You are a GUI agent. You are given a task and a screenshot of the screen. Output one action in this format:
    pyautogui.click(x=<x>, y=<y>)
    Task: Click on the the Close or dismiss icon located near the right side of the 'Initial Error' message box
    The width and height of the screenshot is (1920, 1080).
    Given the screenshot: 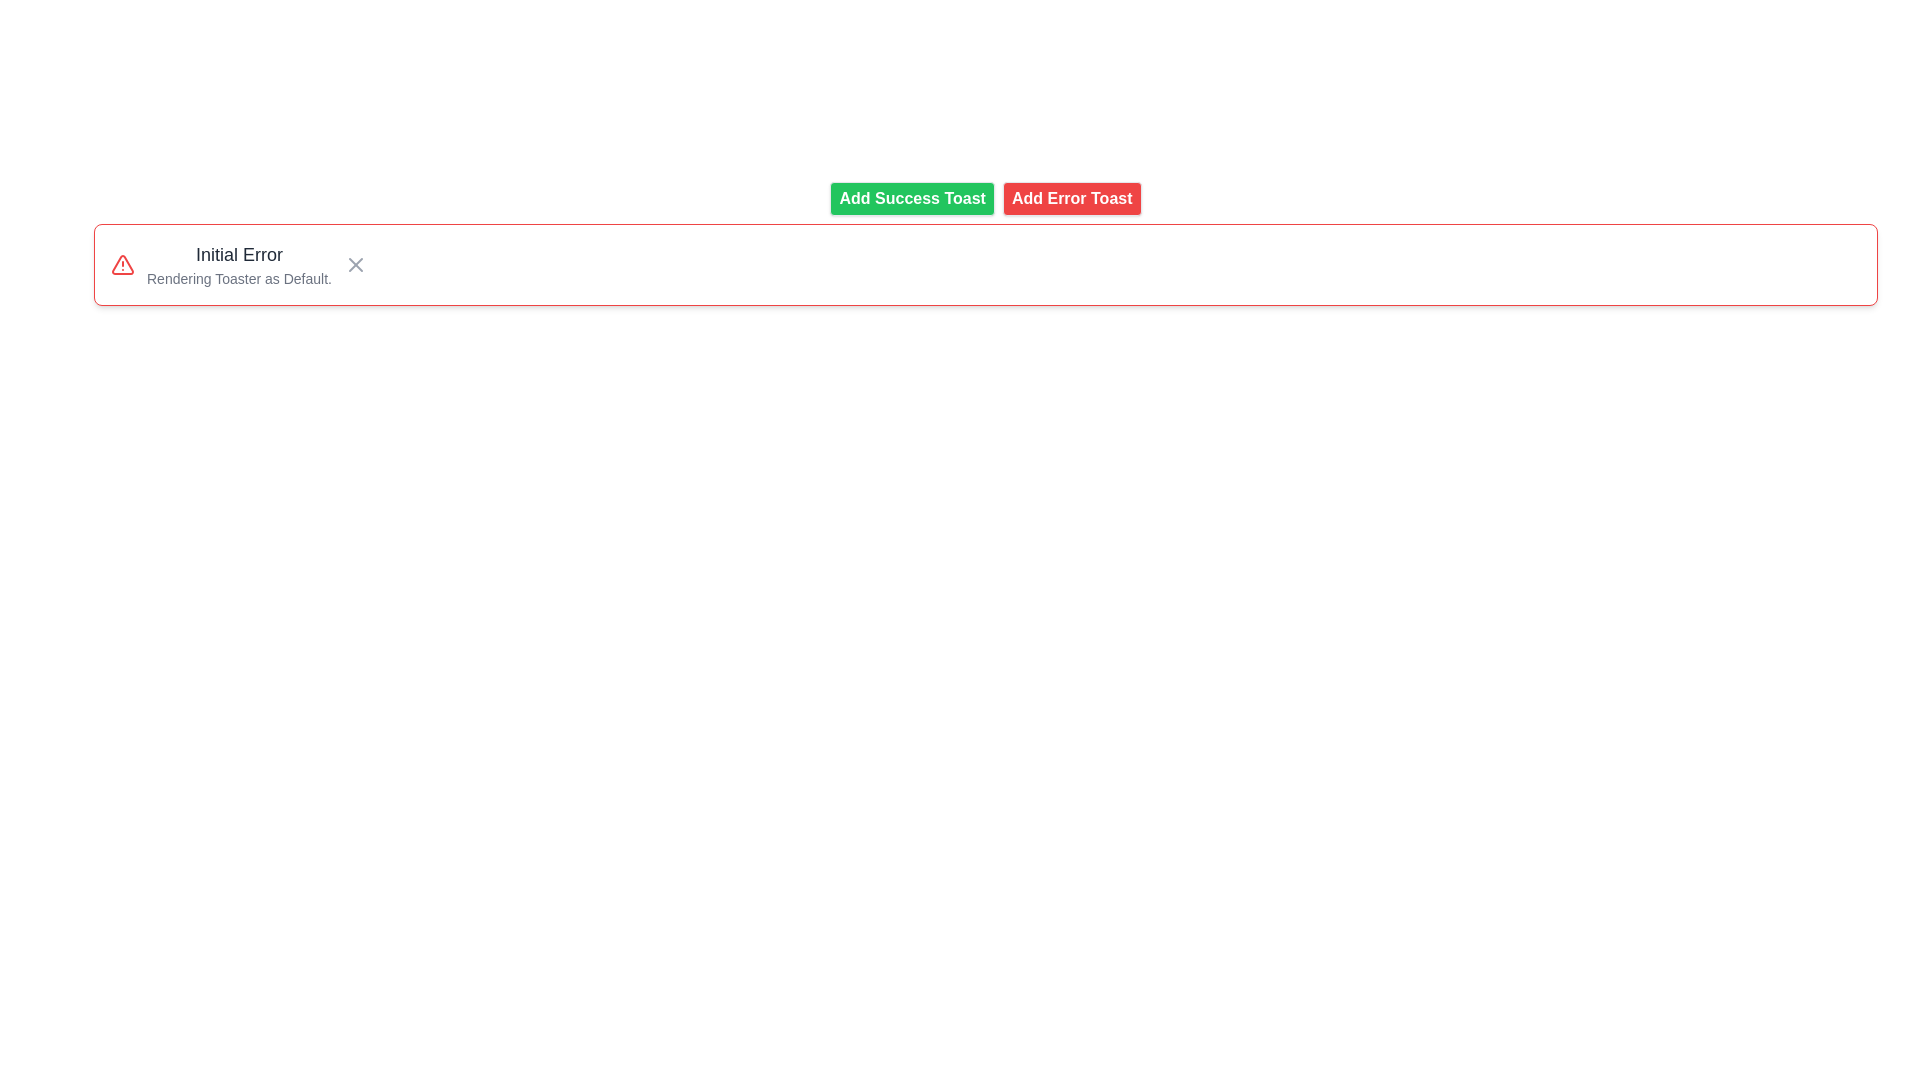 What is the action you would take?
    pyautogui.click(x=355, y=264)
    